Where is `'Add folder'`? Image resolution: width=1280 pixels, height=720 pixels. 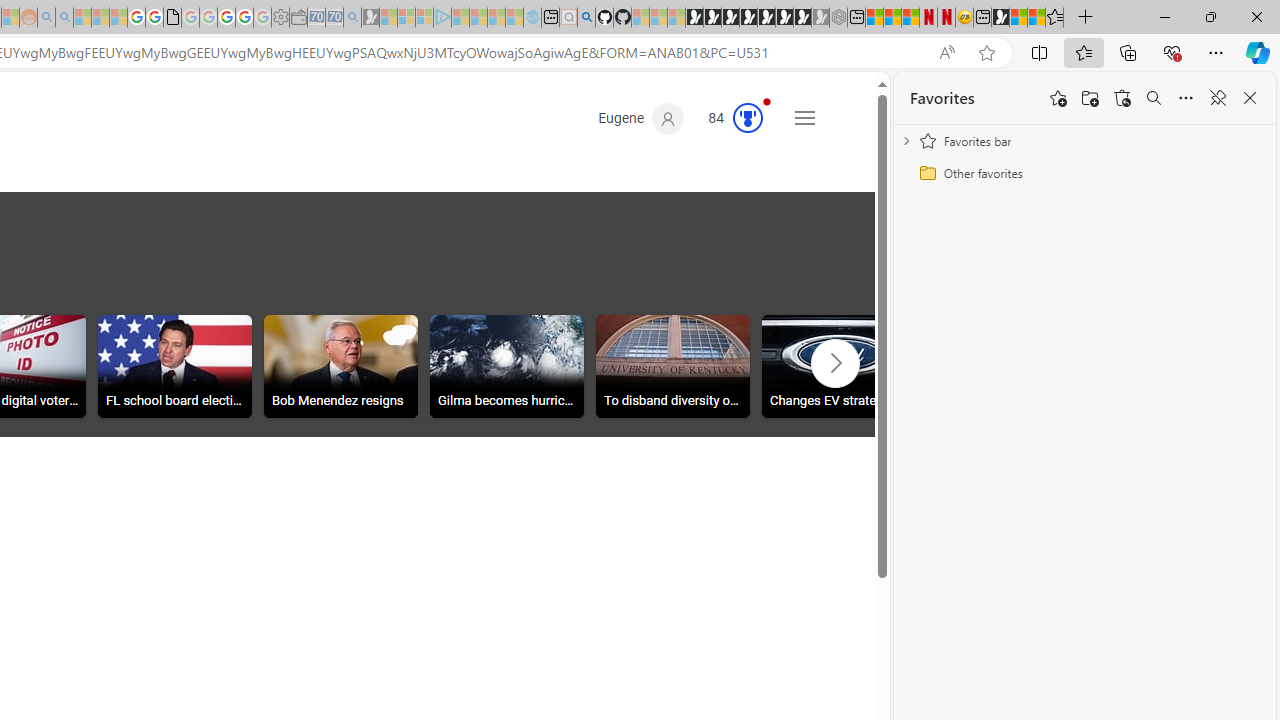
'Add folder' is located at coordinates (1088, 98).